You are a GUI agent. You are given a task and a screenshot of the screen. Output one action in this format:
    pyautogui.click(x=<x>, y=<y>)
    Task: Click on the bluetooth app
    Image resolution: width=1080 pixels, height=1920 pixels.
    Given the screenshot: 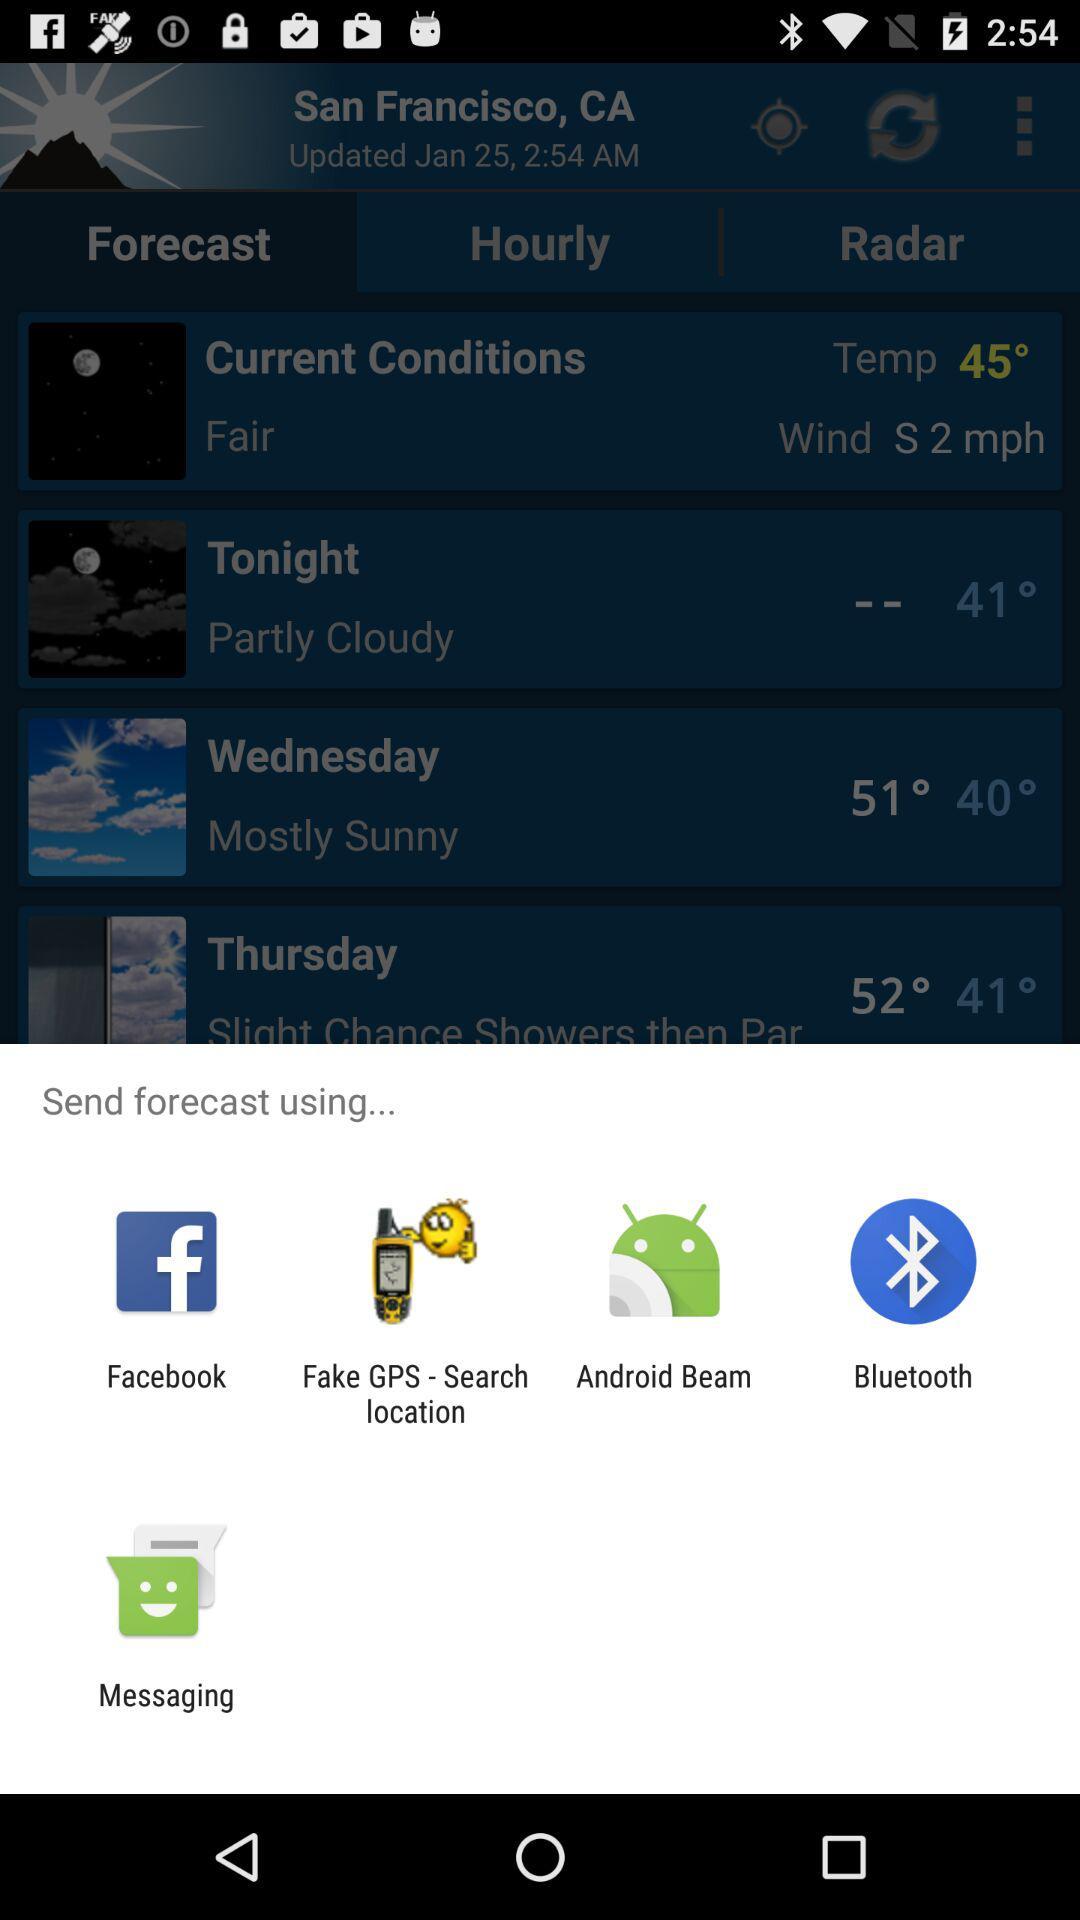 What is the action you would take?
    pyautogui.click(x=913, y=1392)
    